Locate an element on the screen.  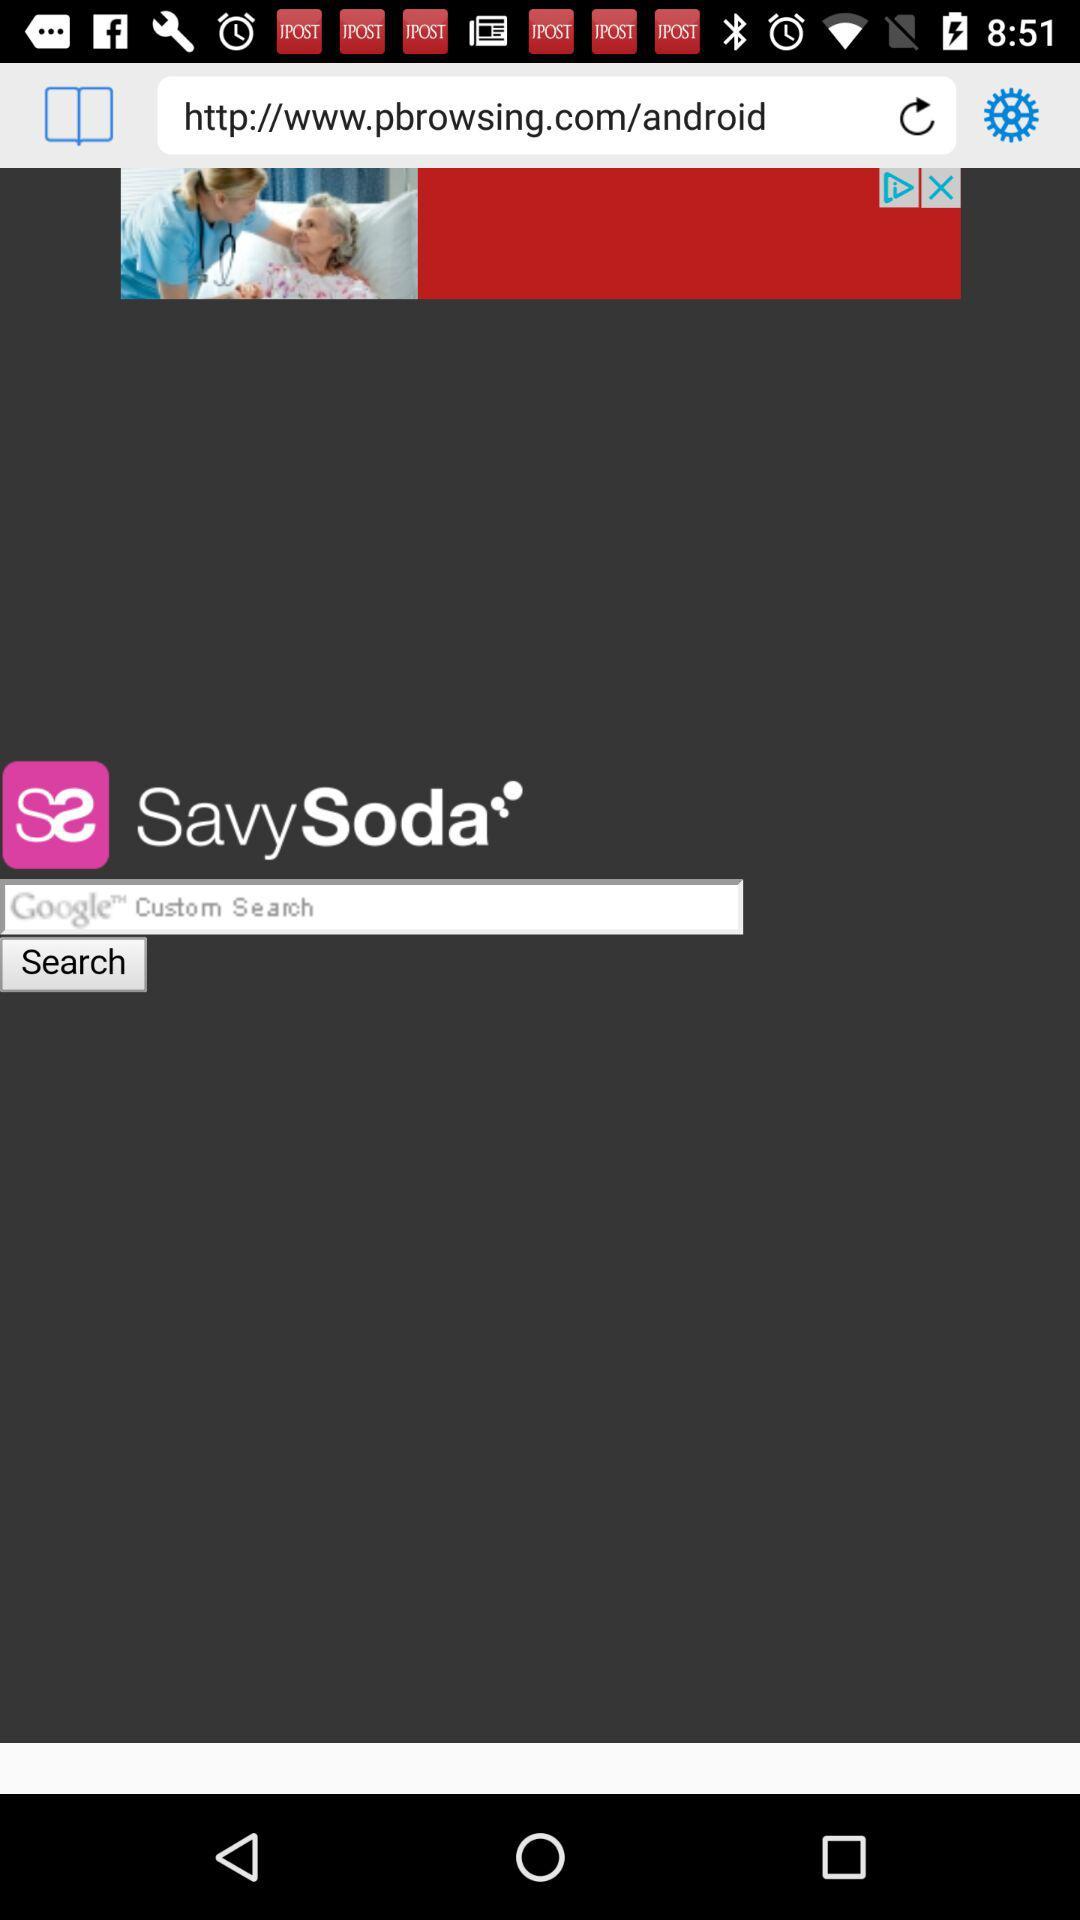
choose settings is located at coordinates (1011, 114).